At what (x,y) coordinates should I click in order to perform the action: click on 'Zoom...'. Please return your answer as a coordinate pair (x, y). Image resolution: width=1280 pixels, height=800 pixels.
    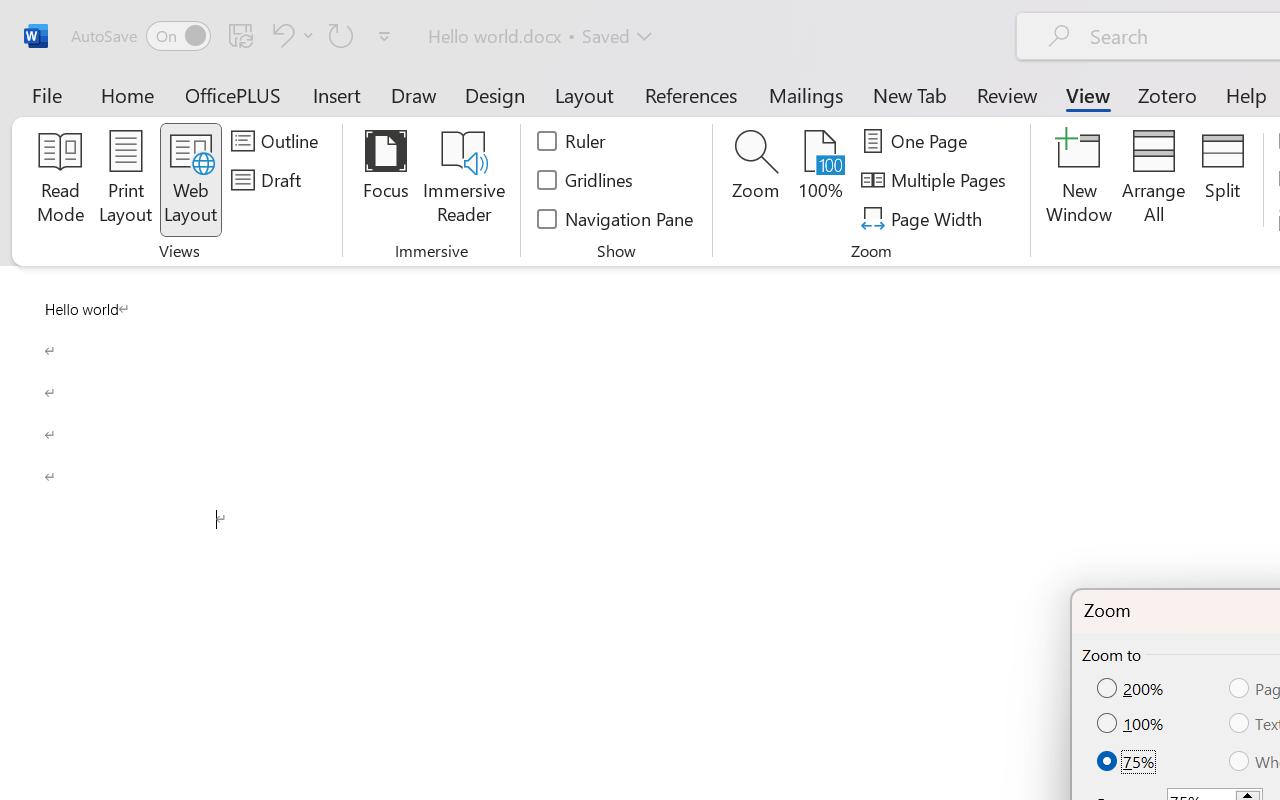
    Looking at the image, I should click on (754, 179).